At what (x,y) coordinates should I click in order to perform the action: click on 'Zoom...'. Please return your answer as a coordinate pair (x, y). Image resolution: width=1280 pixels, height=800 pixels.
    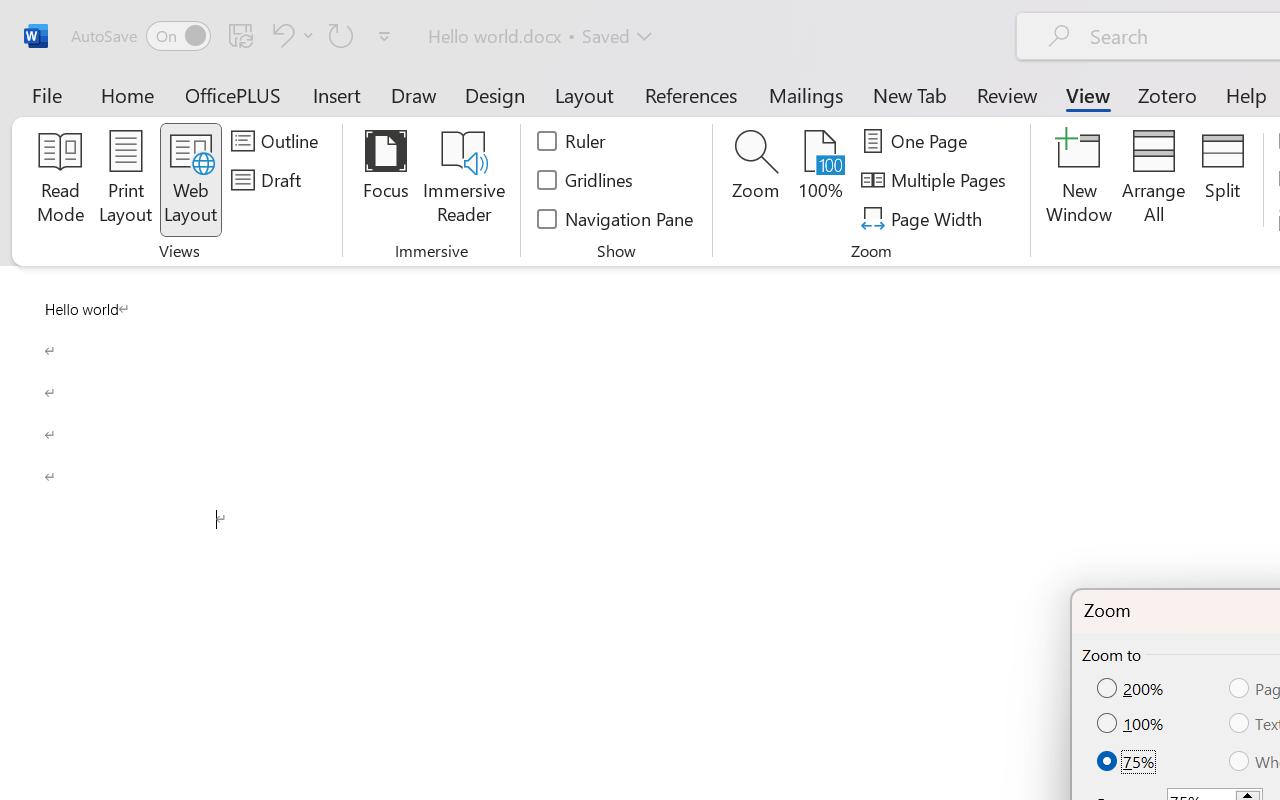
    Looking at the image, I should click on (754, 179).